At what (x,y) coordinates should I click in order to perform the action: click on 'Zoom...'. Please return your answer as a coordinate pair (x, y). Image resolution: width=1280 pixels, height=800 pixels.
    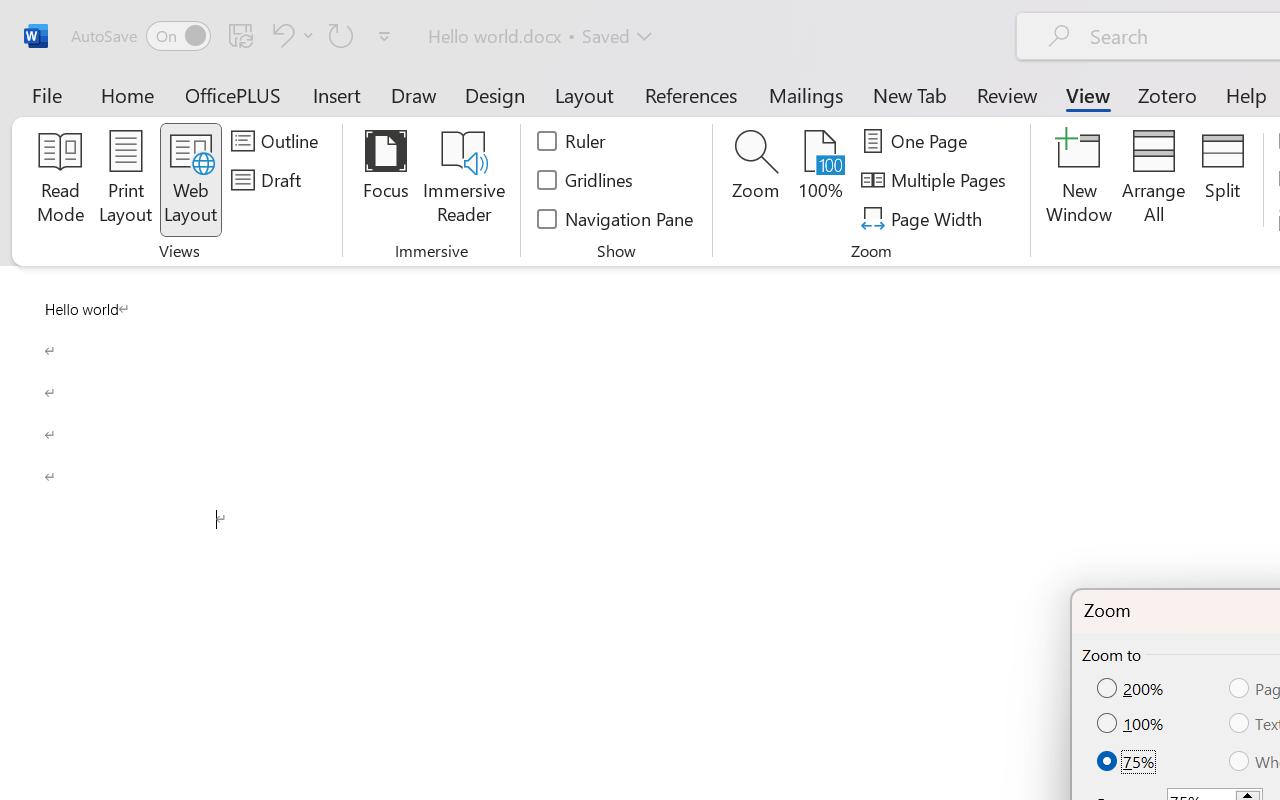
    Looking at the image, I should click on (754, 179).